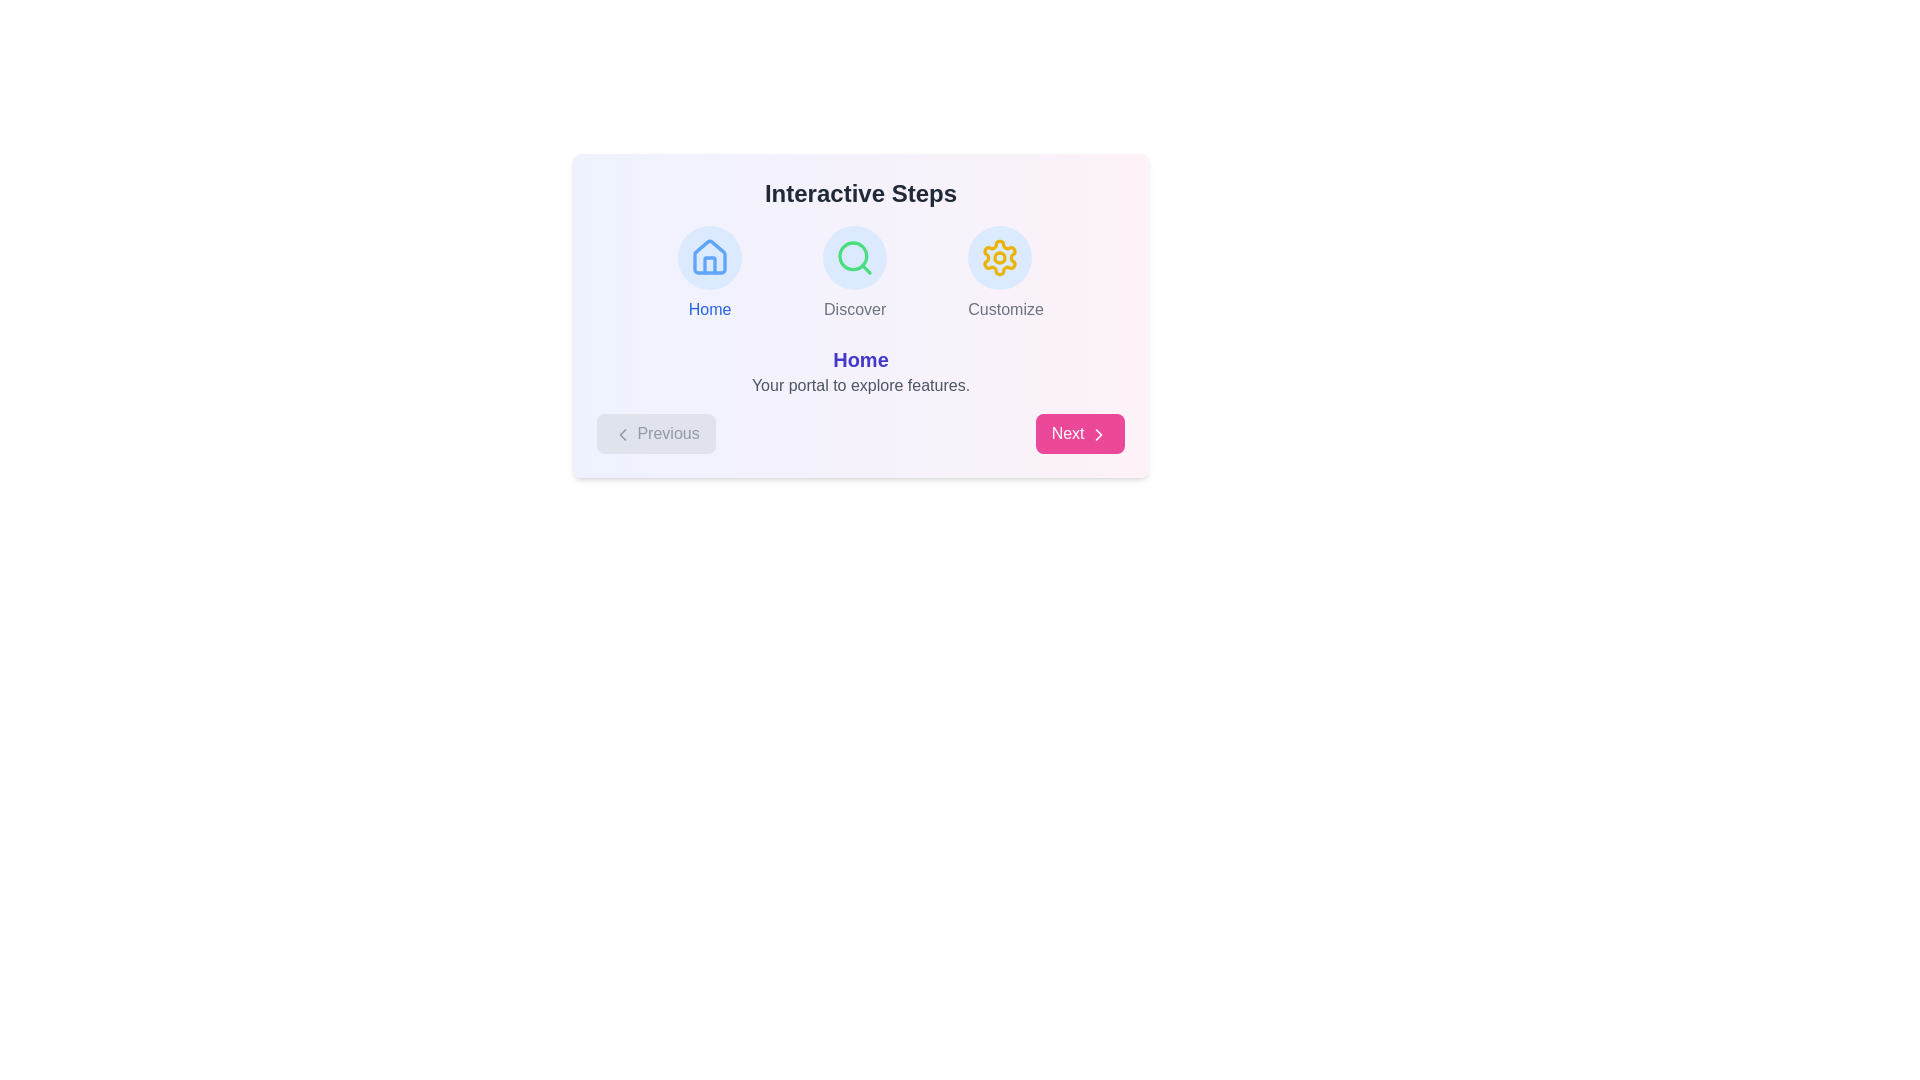 The image size is (1920, 1080). I want to click on the left-facing chevron icon within the 'Previous' button at the bottom-left of the card interface, so click(622, 433).